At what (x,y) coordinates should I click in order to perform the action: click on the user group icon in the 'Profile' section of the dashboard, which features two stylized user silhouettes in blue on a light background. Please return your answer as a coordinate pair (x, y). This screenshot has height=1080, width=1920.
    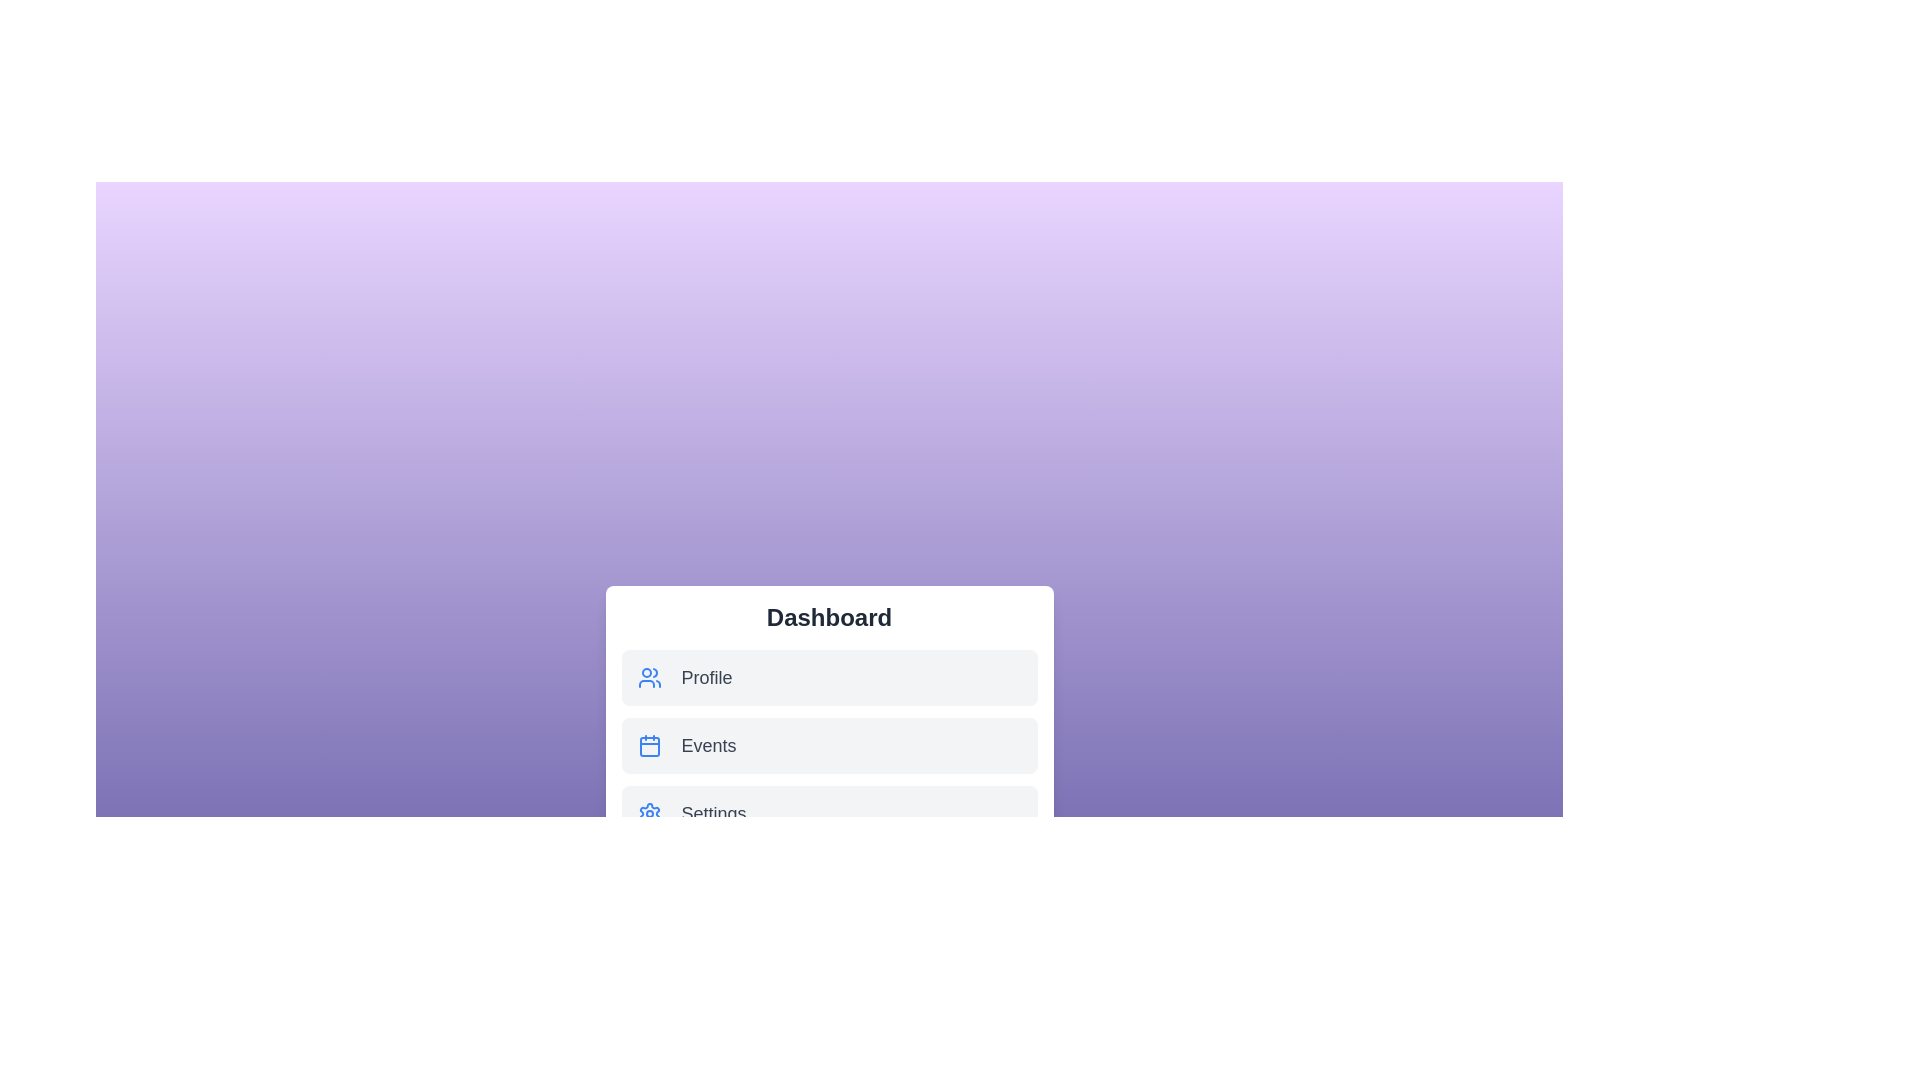
    Looking at the image, I should click on (649, 677).